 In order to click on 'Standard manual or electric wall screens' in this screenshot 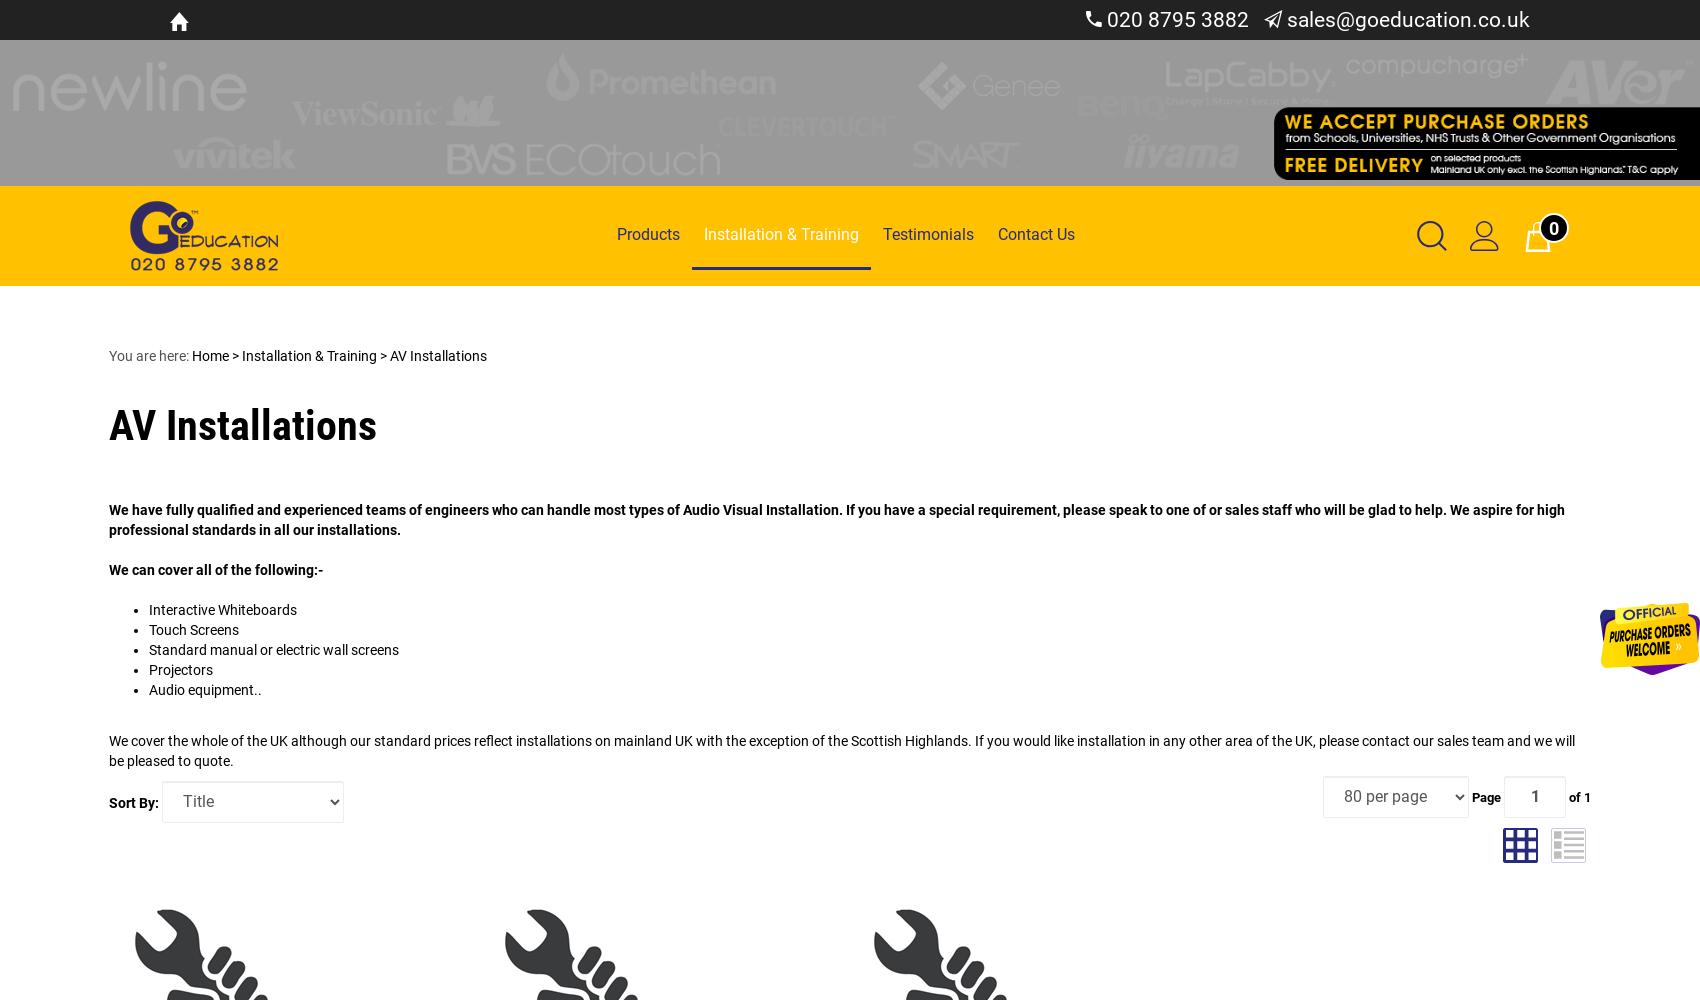, I will do `click(274, 649)`.